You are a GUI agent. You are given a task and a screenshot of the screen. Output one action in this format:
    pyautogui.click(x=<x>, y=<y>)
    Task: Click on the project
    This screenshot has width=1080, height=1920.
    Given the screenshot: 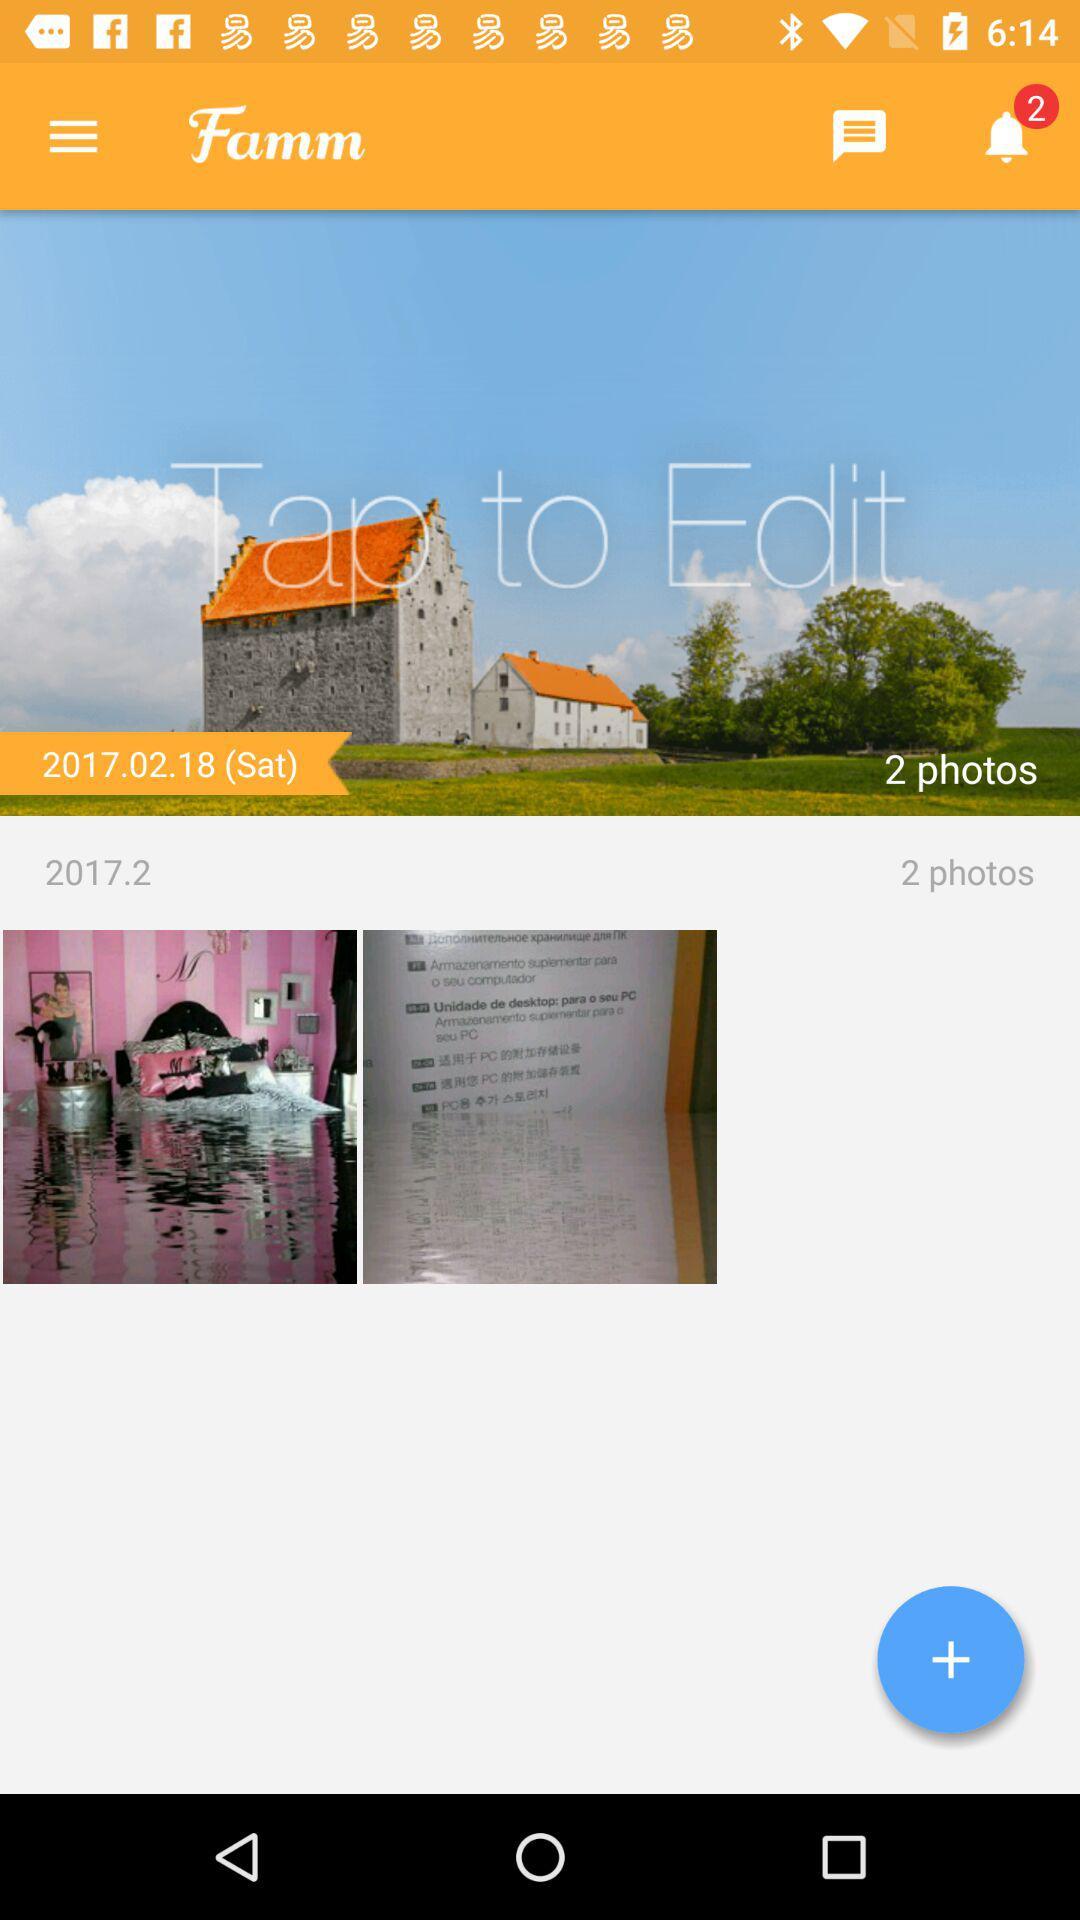 What is the action you would take?
    pyautogui.click(x=950, y=1659)
    